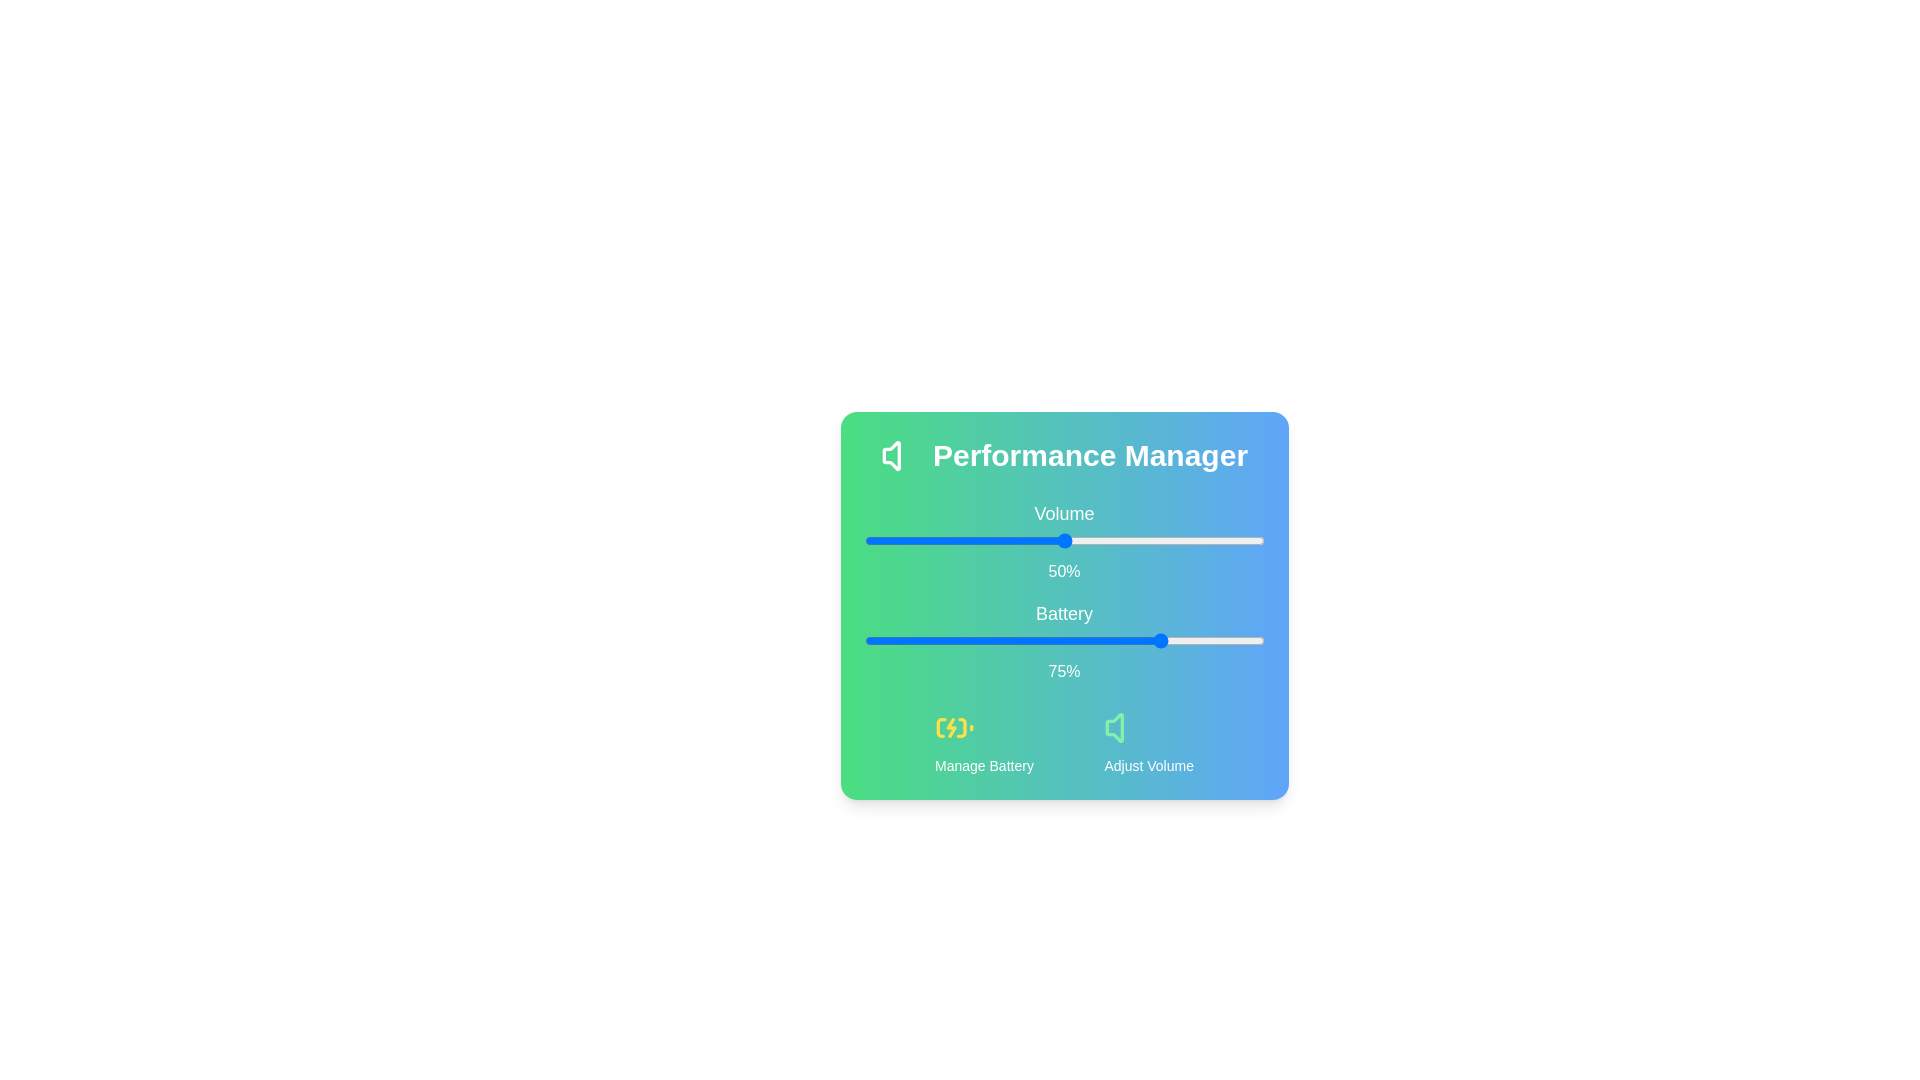 The image size is (1920, 1080). I want to click on the volume slider to 62%, so click(1111, 540).